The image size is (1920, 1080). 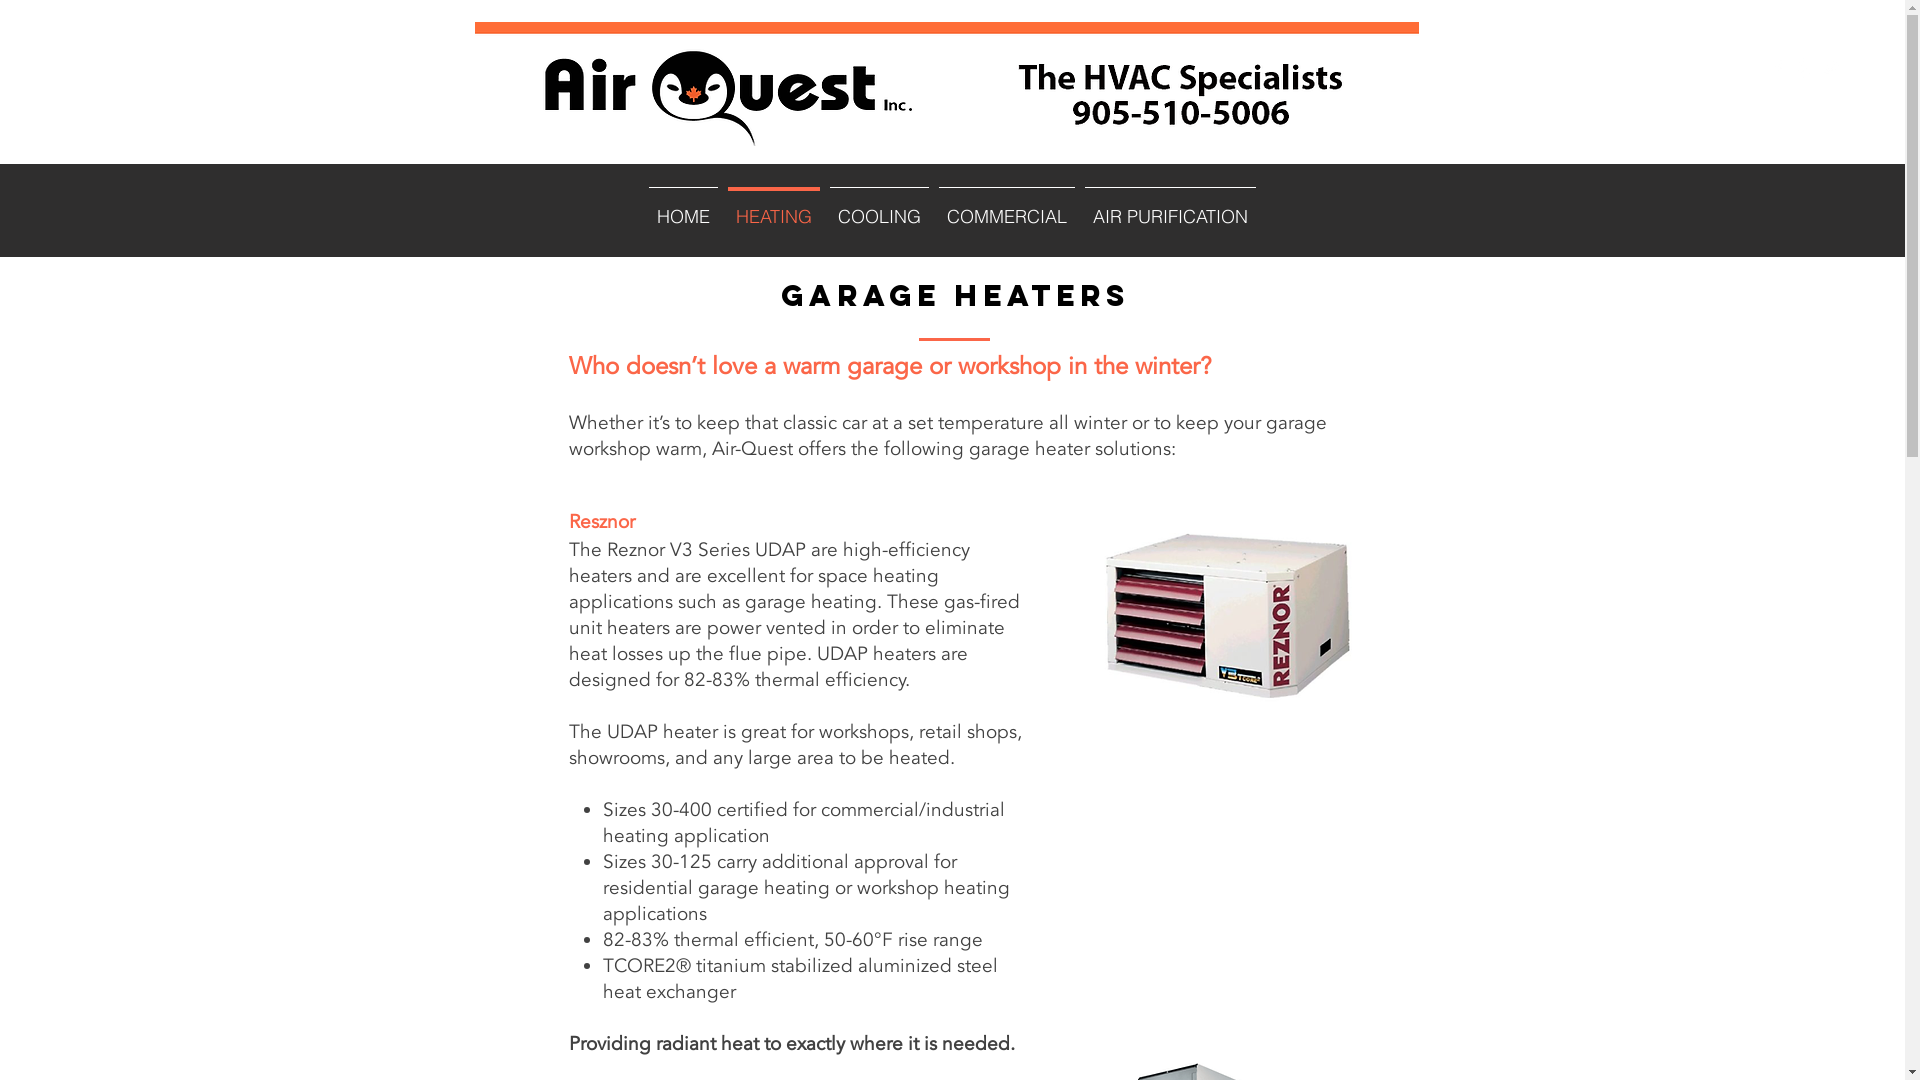 I want to click on 'COMMERCIAL', so click(x=933, y=207).